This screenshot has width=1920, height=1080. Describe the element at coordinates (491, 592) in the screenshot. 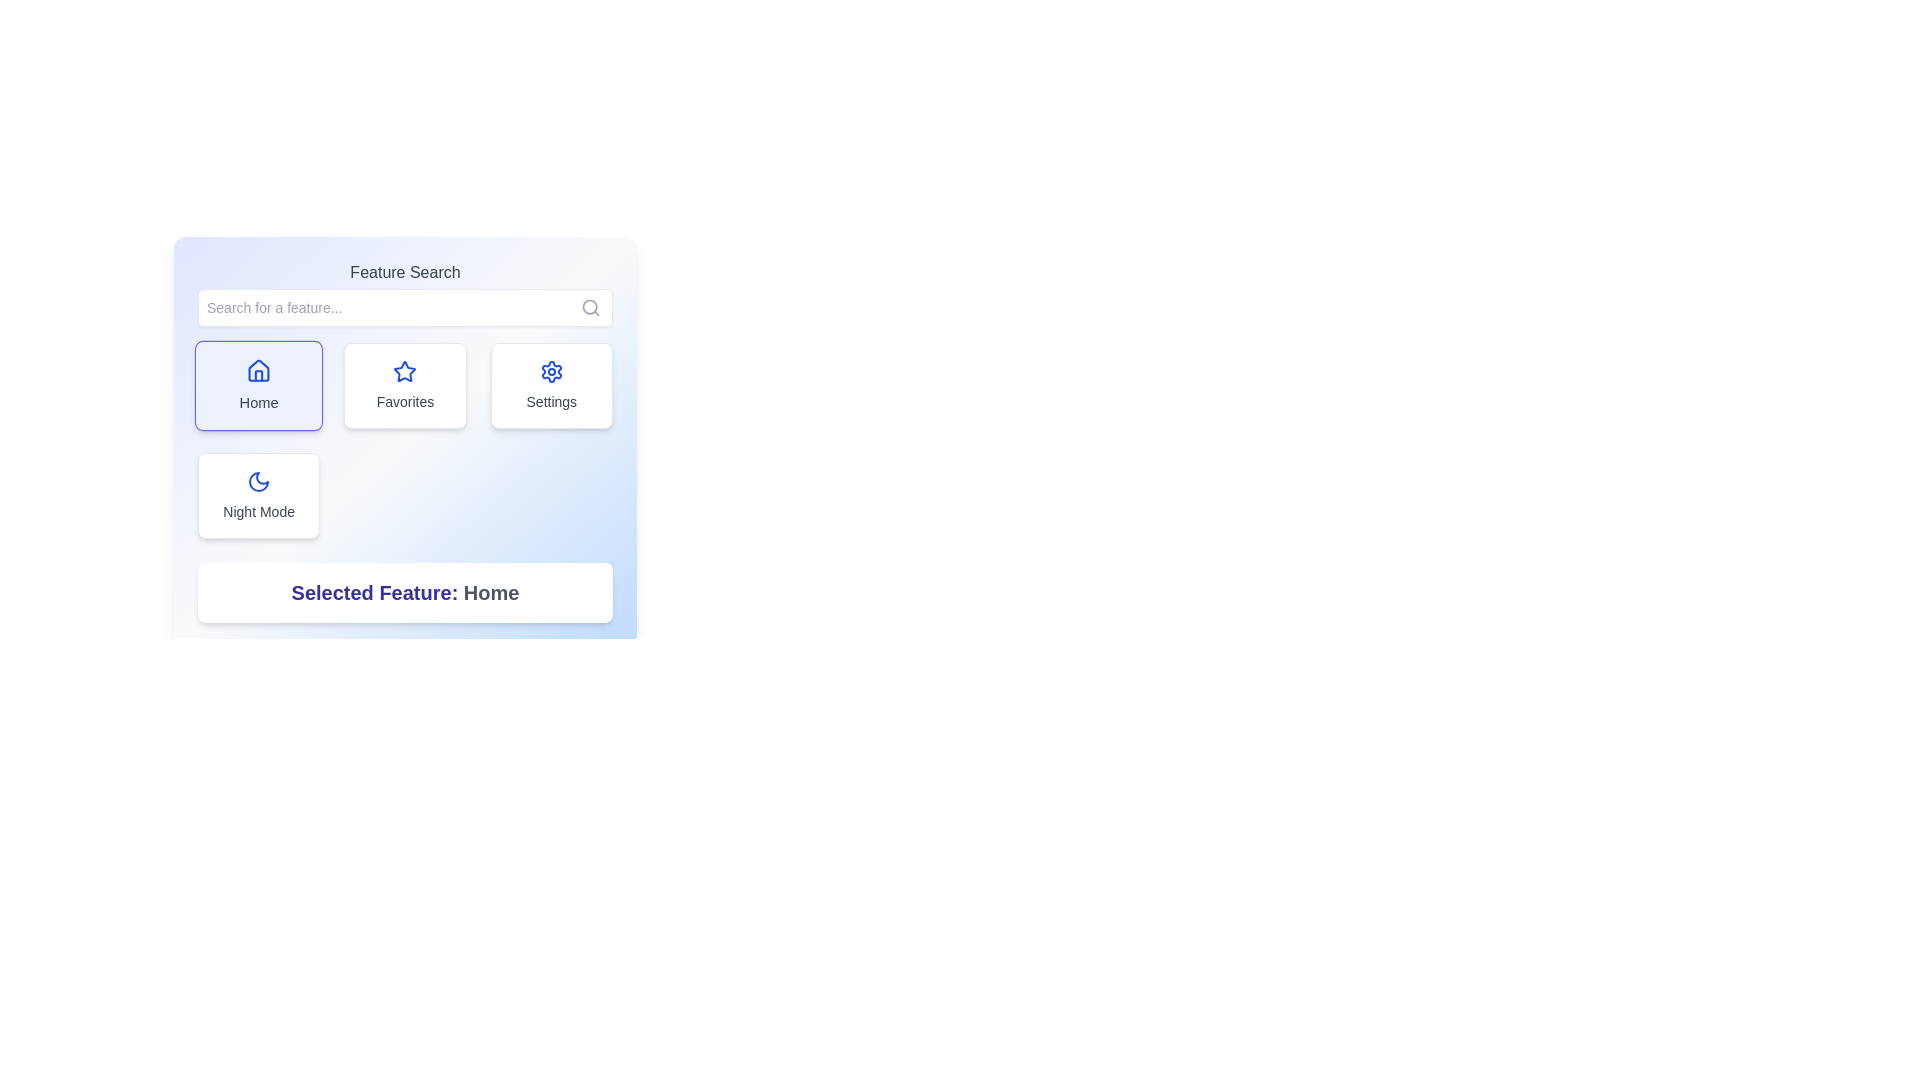

I see `the Text Label indicating the currently selected feature, which is located on the right side of the text group 'Selected Feature: Home'` at that location.